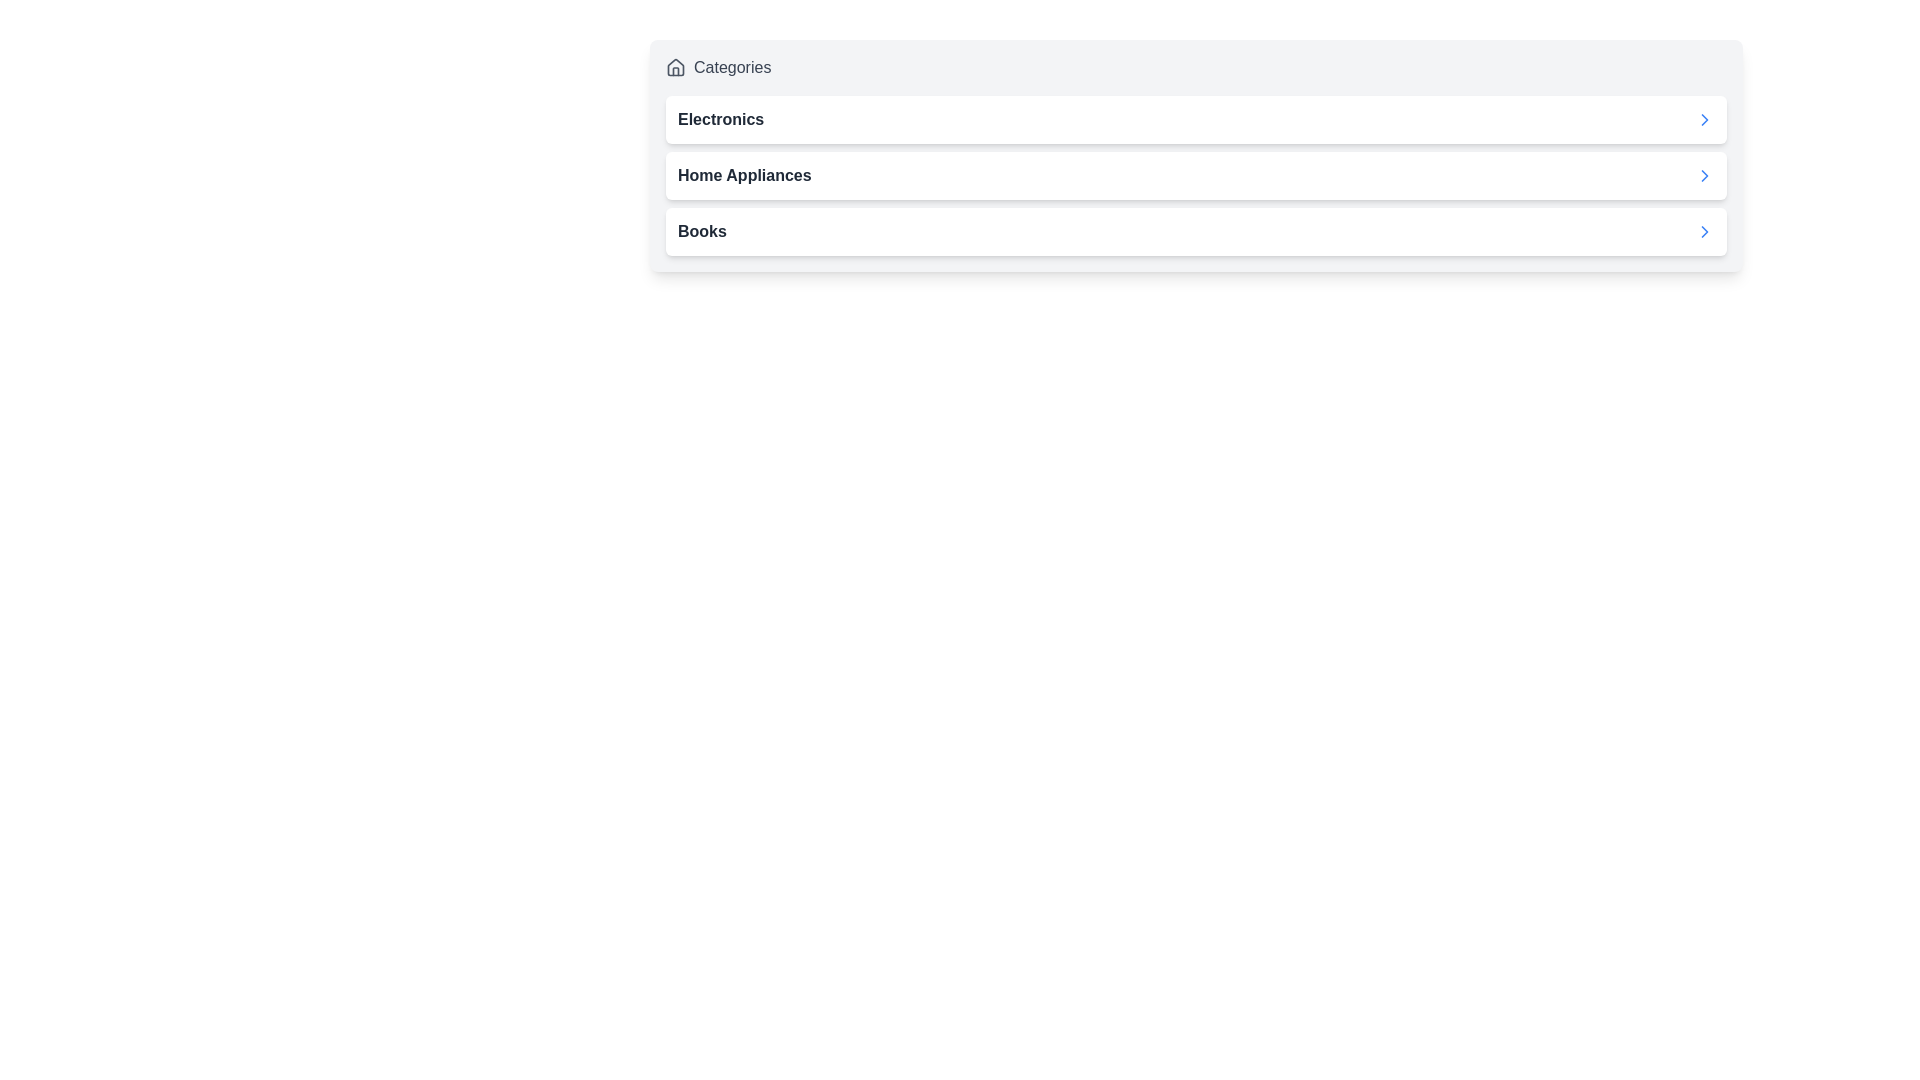 The width and height of the screenshot is (1920, 1080). Describe the element at coordinates (1196, 175) in the screenshot. I see `the 'Home Appliances' category item in the navigation menu` at that location.